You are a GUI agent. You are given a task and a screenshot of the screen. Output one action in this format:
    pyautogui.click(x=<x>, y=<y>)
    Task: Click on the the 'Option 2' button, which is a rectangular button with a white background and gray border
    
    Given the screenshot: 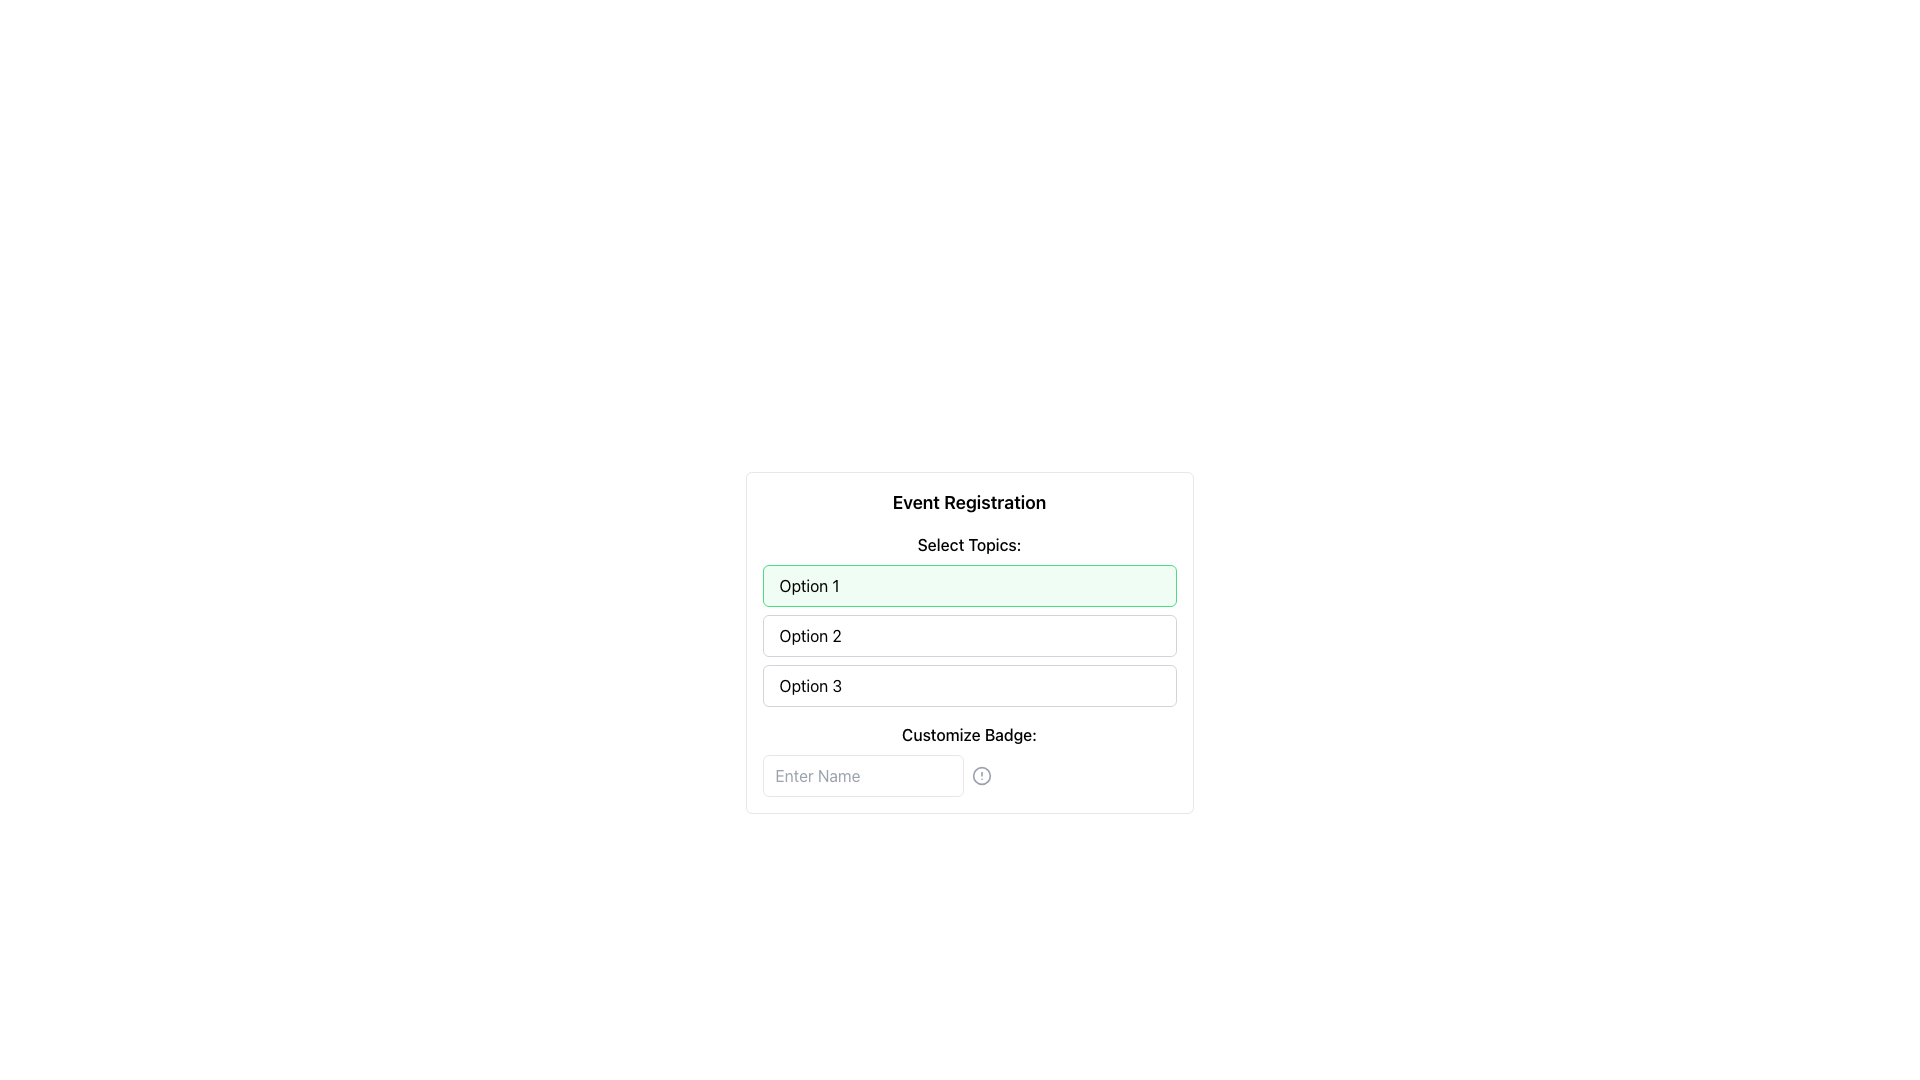 What is the action you would take?
    pyautogui.click(x=969, y=643)
    